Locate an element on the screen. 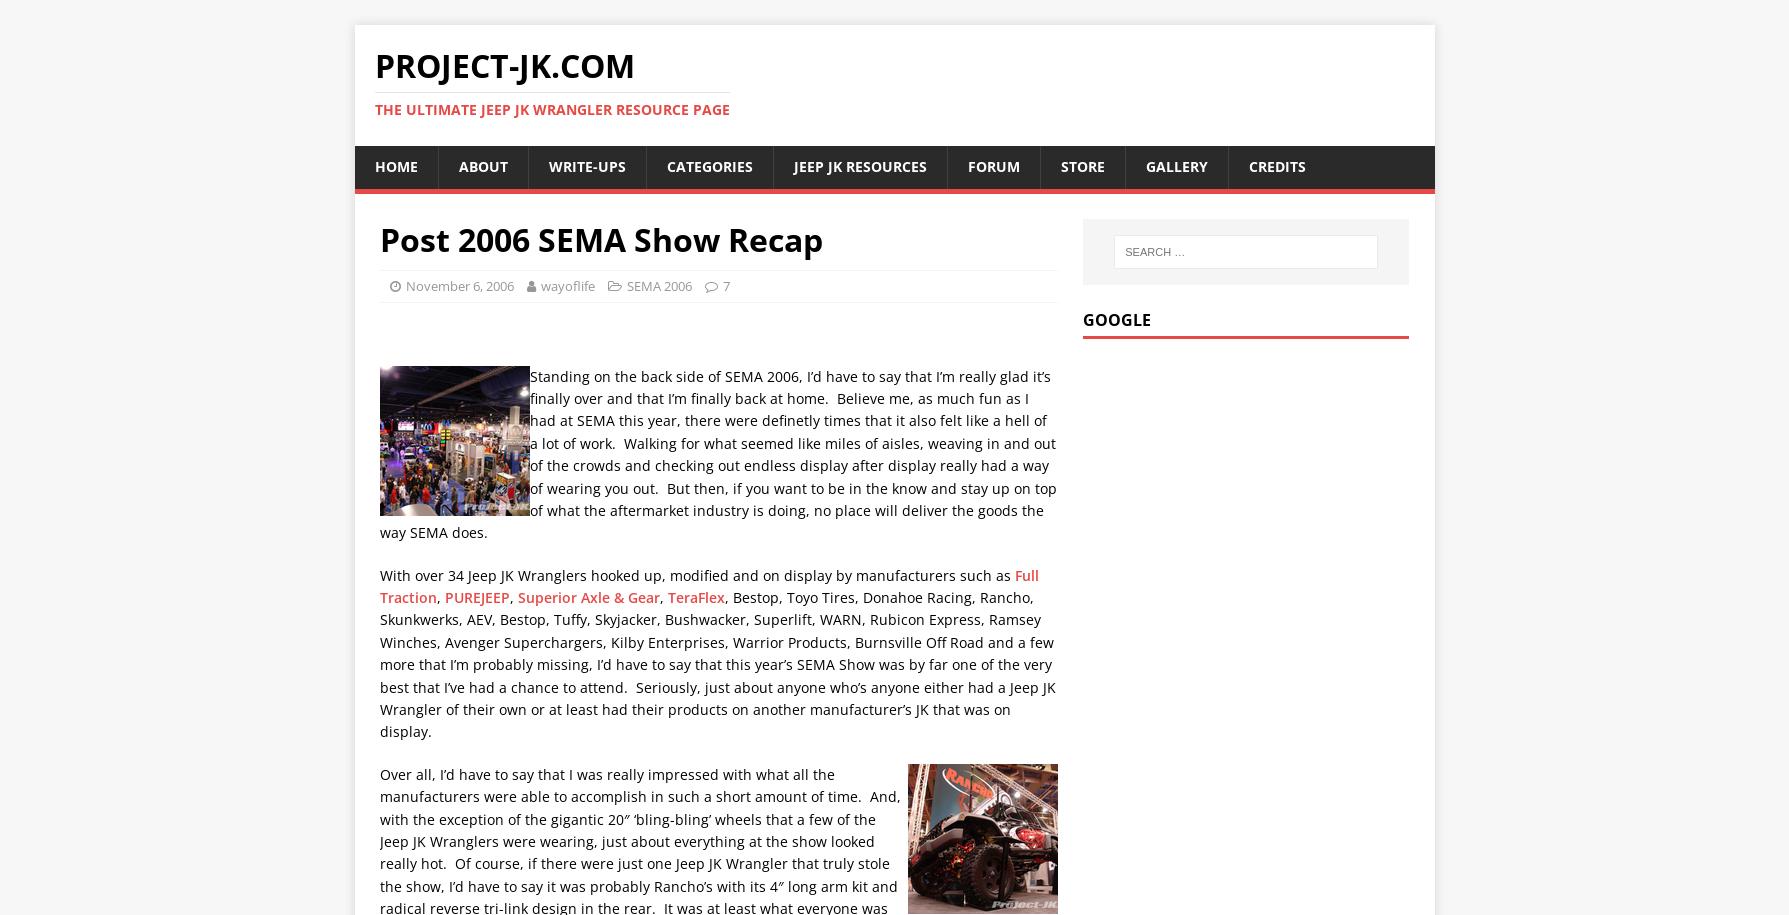 The image size is (1789, 915). 'wayoflife' is located at coordinates (538, 285).